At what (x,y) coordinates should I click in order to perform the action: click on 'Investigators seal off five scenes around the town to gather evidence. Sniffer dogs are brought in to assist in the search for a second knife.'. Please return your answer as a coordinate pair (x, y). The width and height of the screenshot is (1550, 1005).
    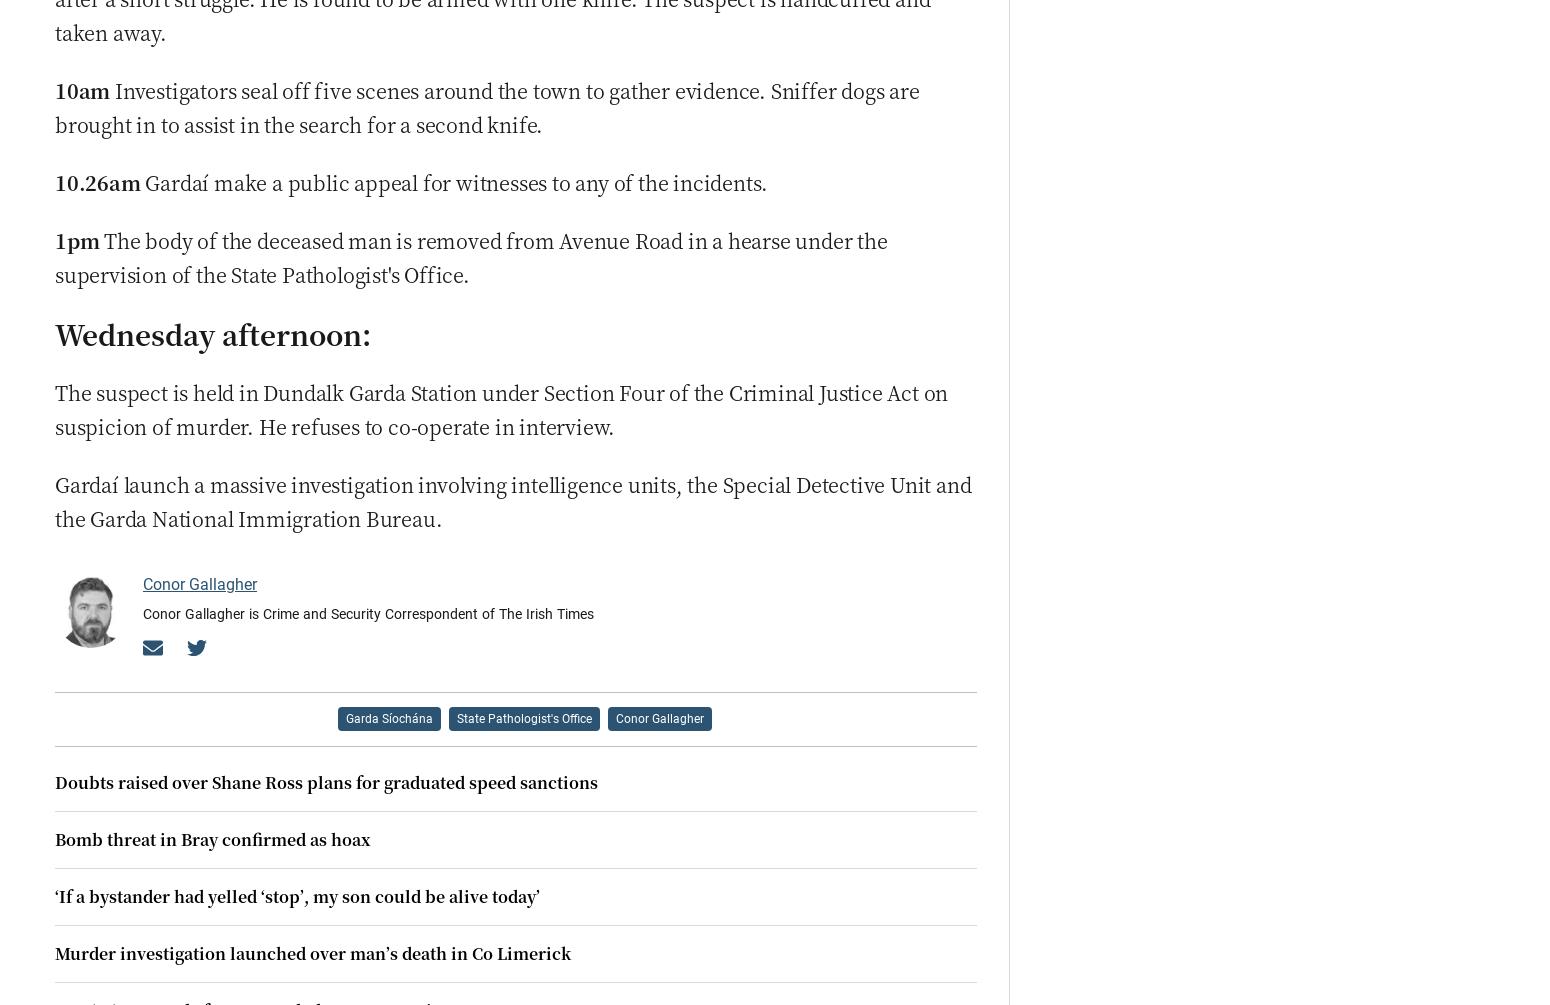
    Looking at the image, I should click on (54, 106).